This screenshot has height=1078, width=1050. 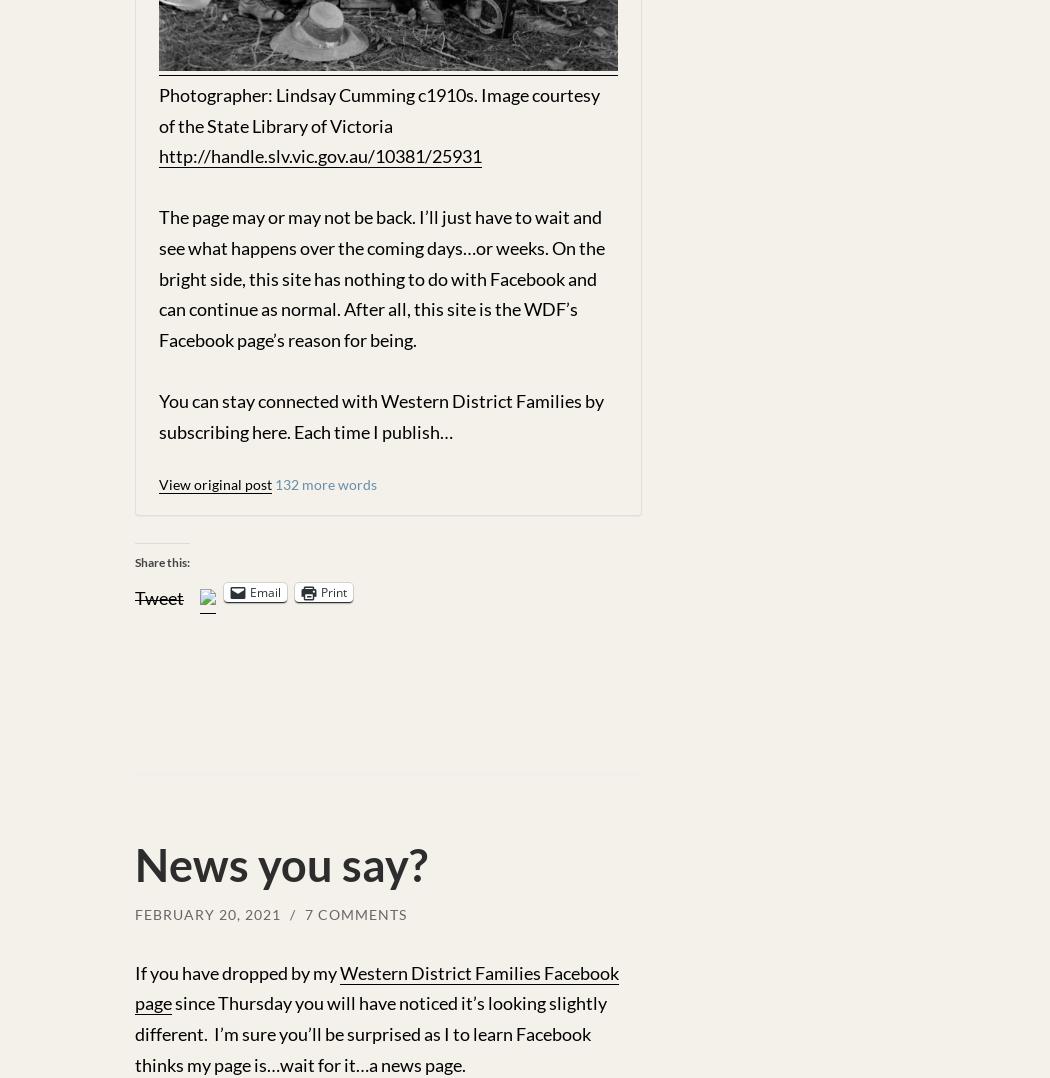 I want to click on 'View original post', so click(x=158, y=482).